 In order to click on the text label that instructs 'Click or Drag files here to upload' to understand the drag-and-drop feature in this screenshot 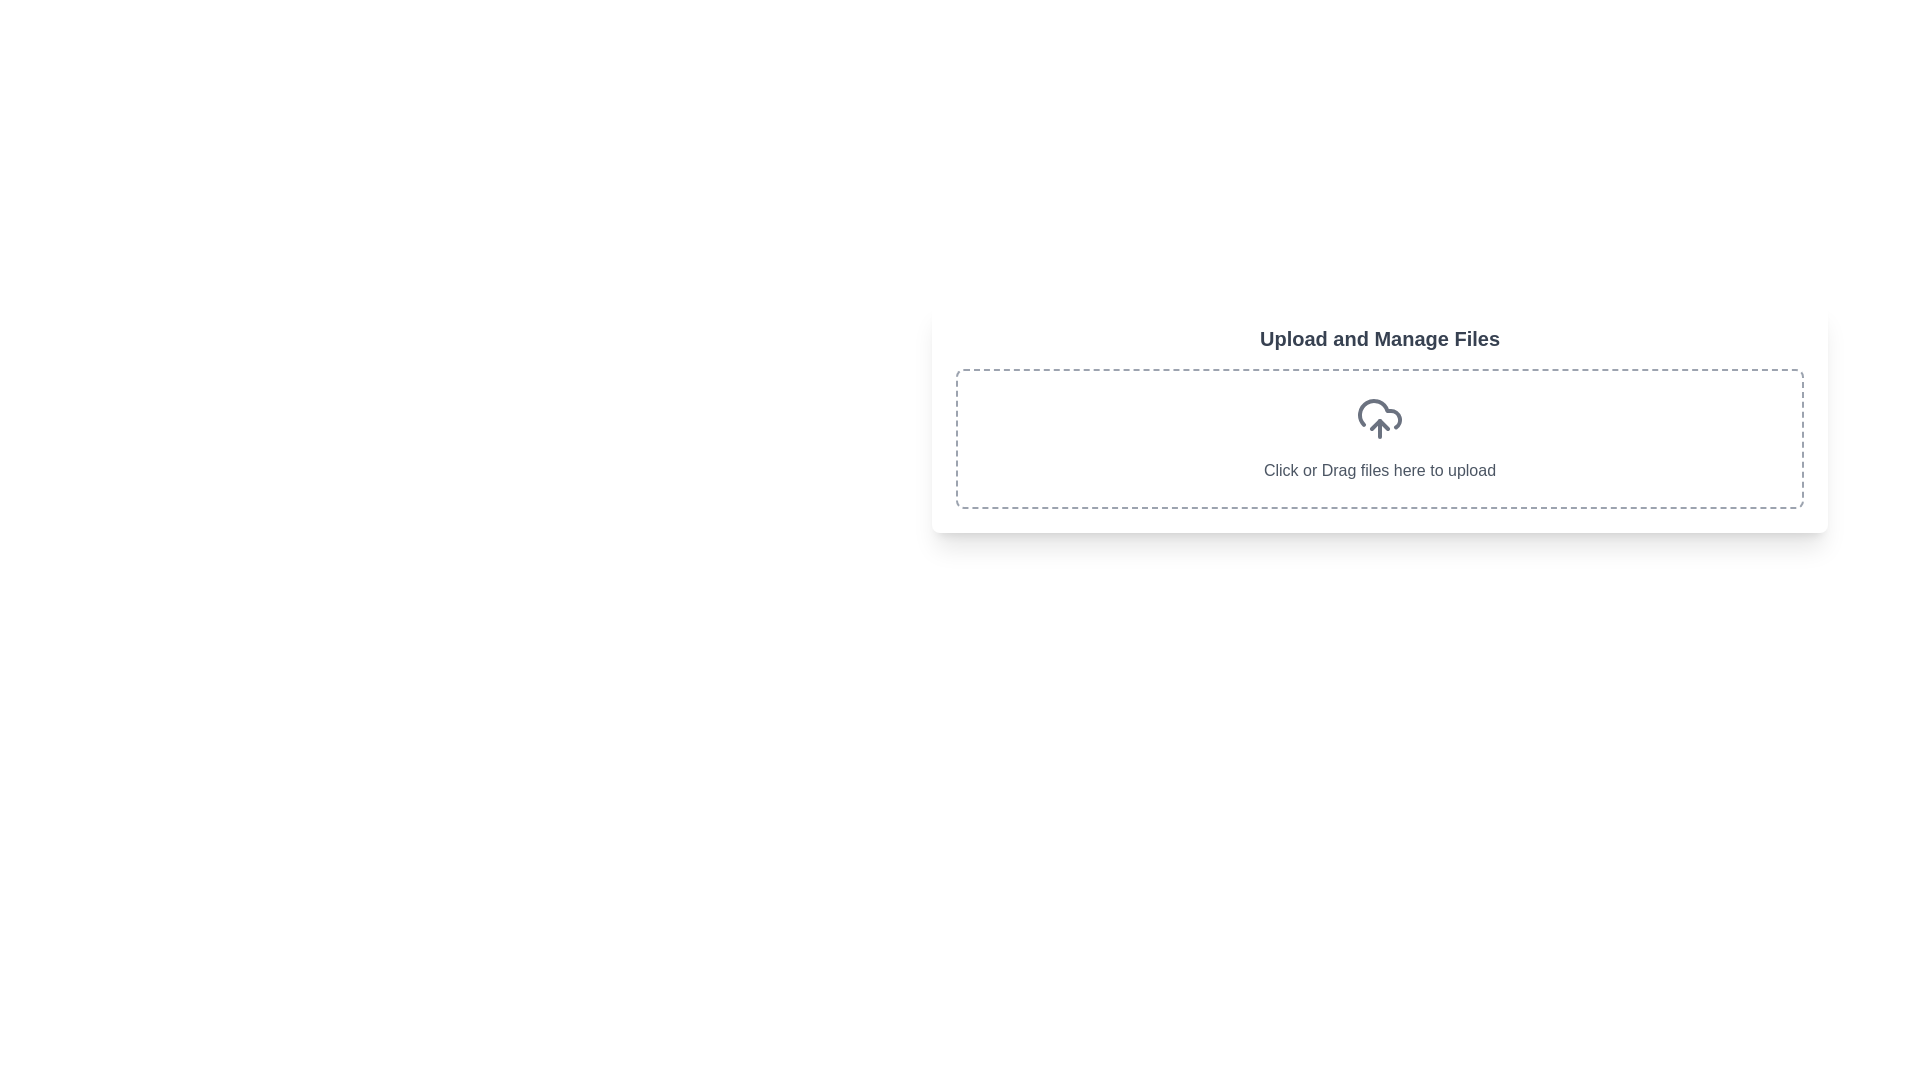, I will do `click(1379, 470)`.